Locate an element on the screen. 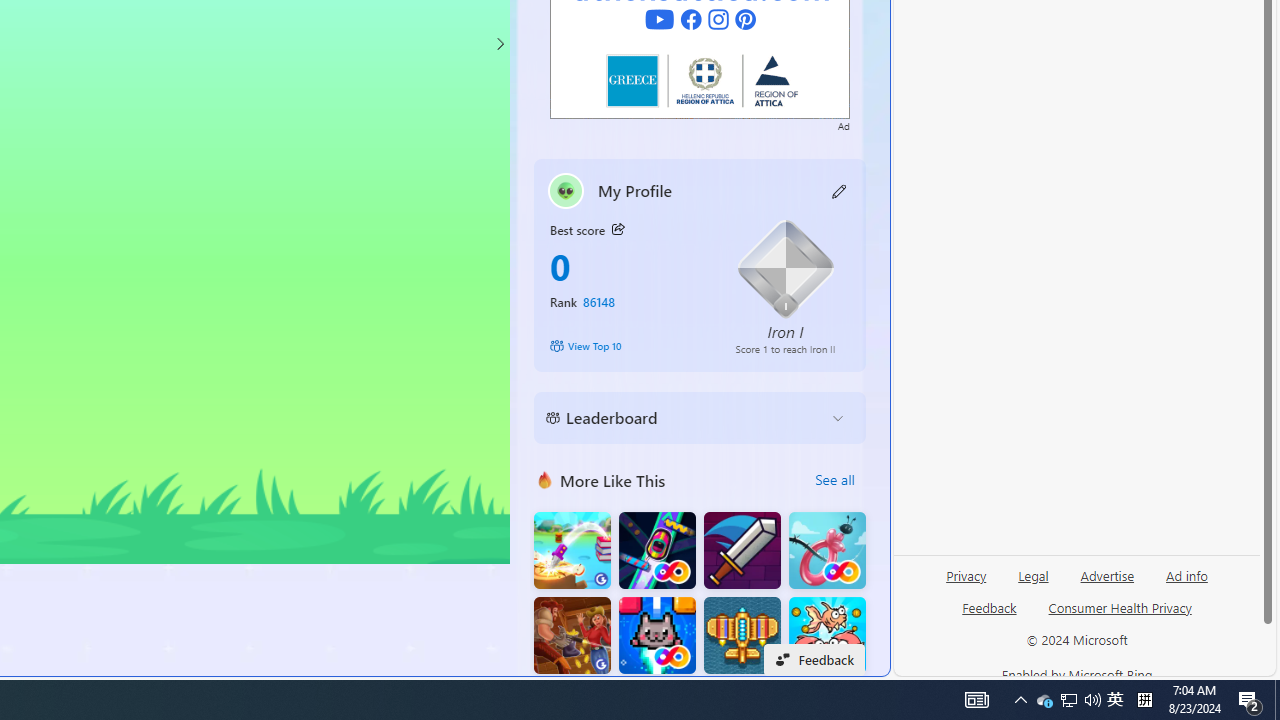  'Bumper Car FRVR' is located at coordinates (657, 550).